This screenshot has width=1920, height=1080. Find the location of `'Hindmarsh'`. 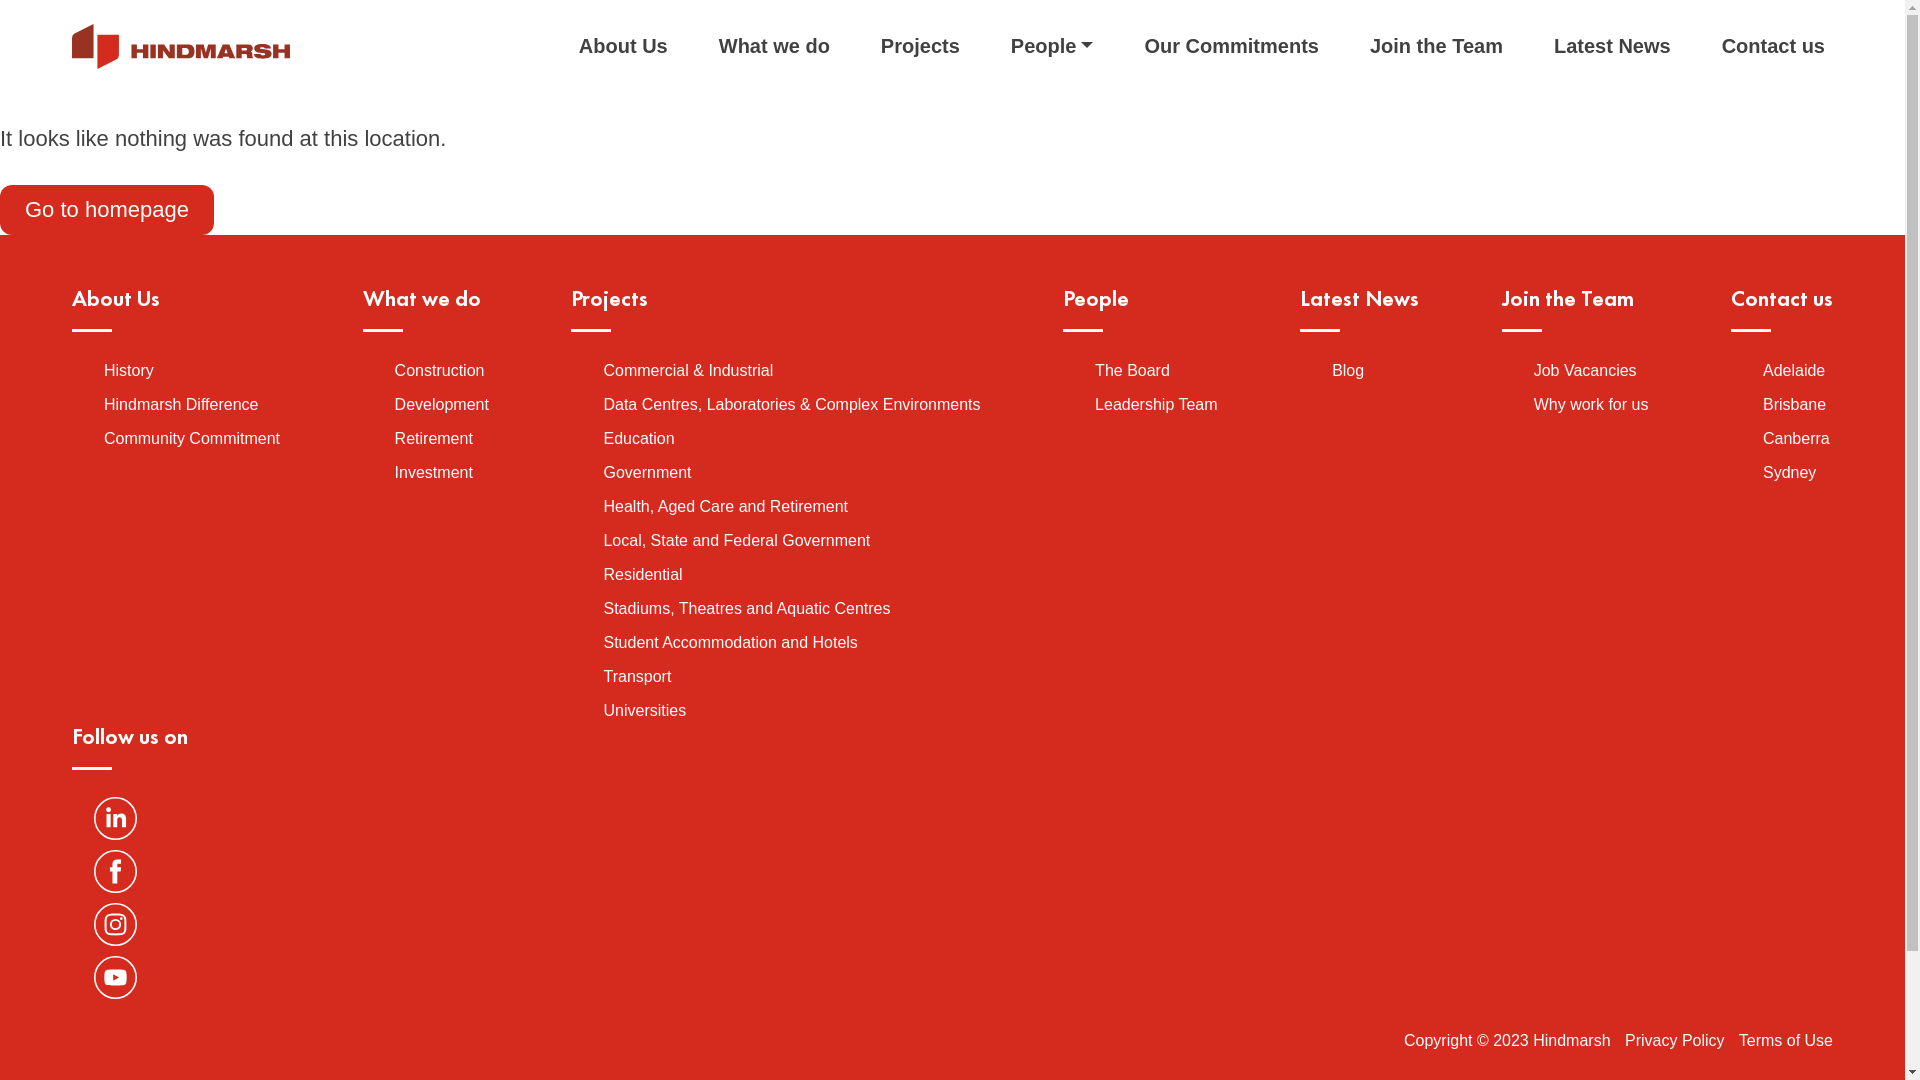

'Hindmarsh' is located at coordinates (181, 45).